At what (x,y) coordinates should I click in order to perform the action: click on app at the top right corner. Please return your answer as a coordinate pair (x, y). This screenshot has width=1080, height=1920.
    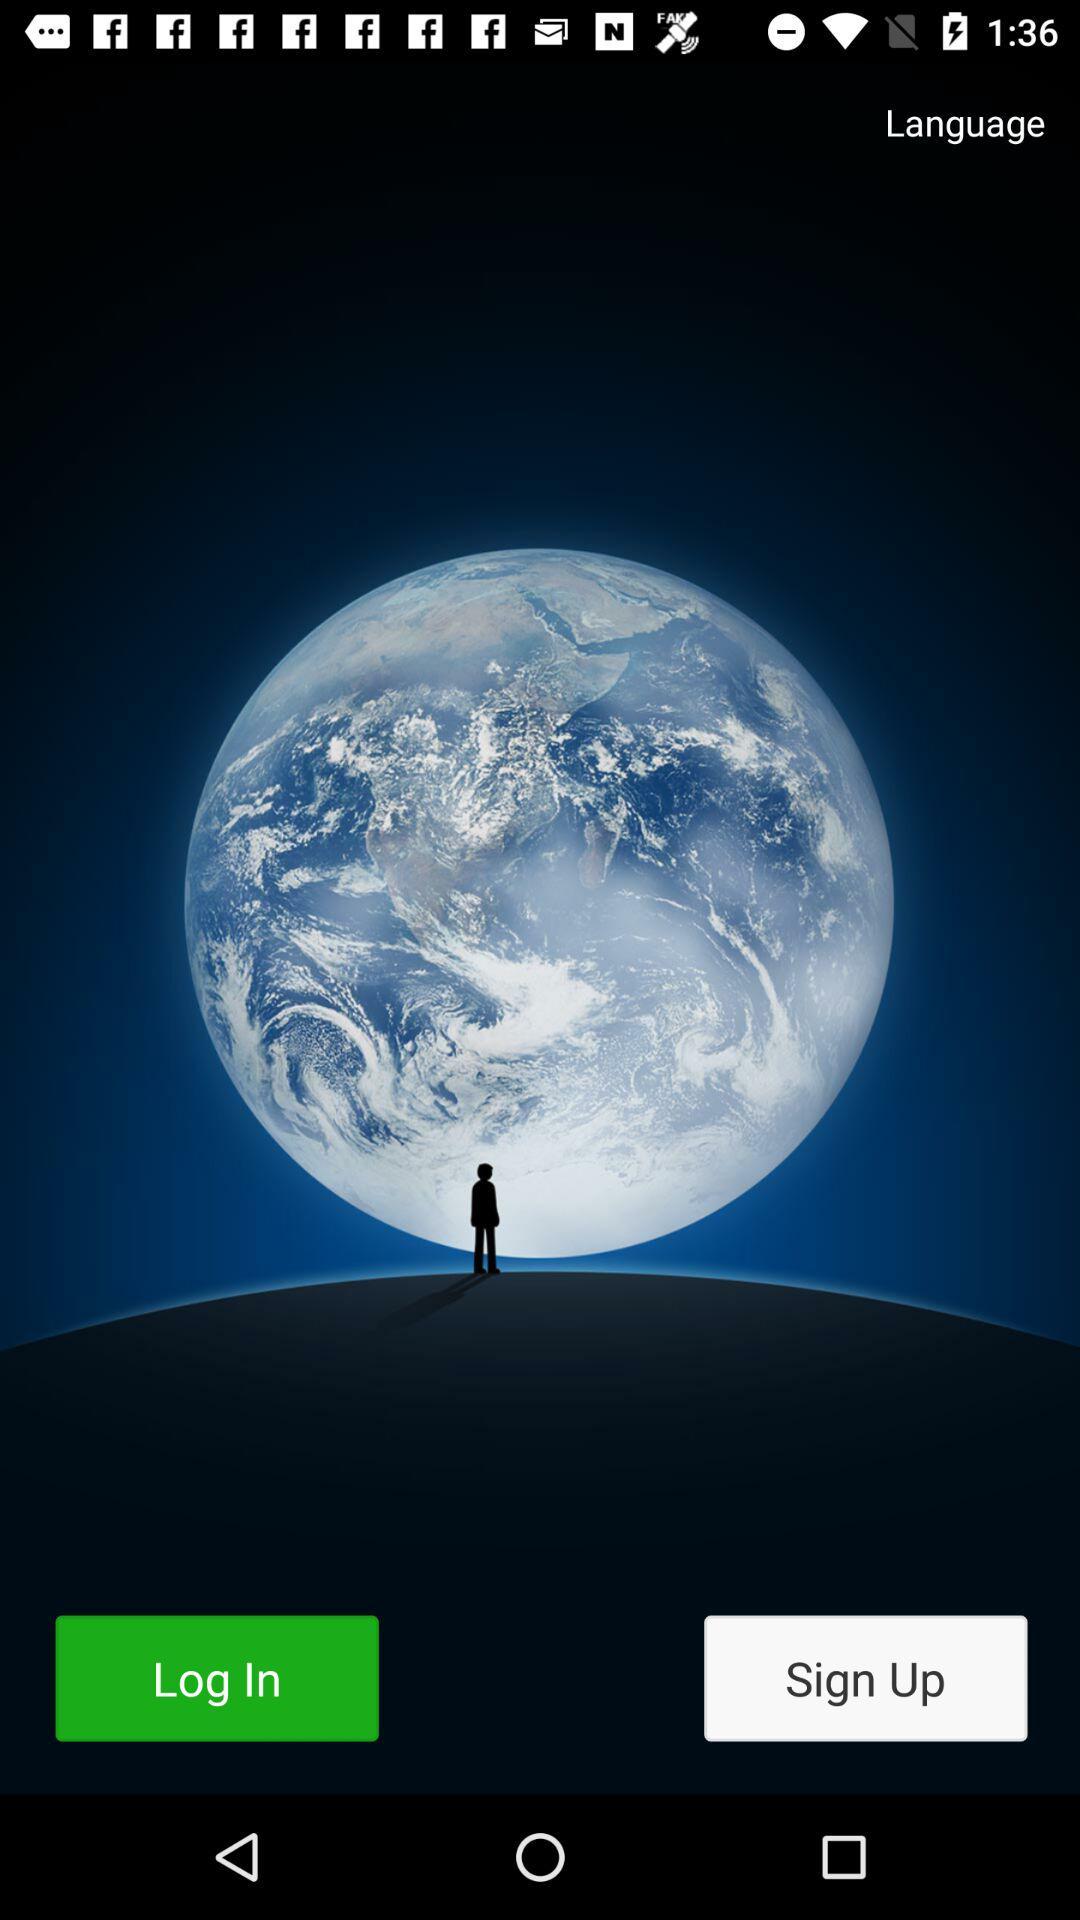
    Looking at the image, I should click on (945, 141).